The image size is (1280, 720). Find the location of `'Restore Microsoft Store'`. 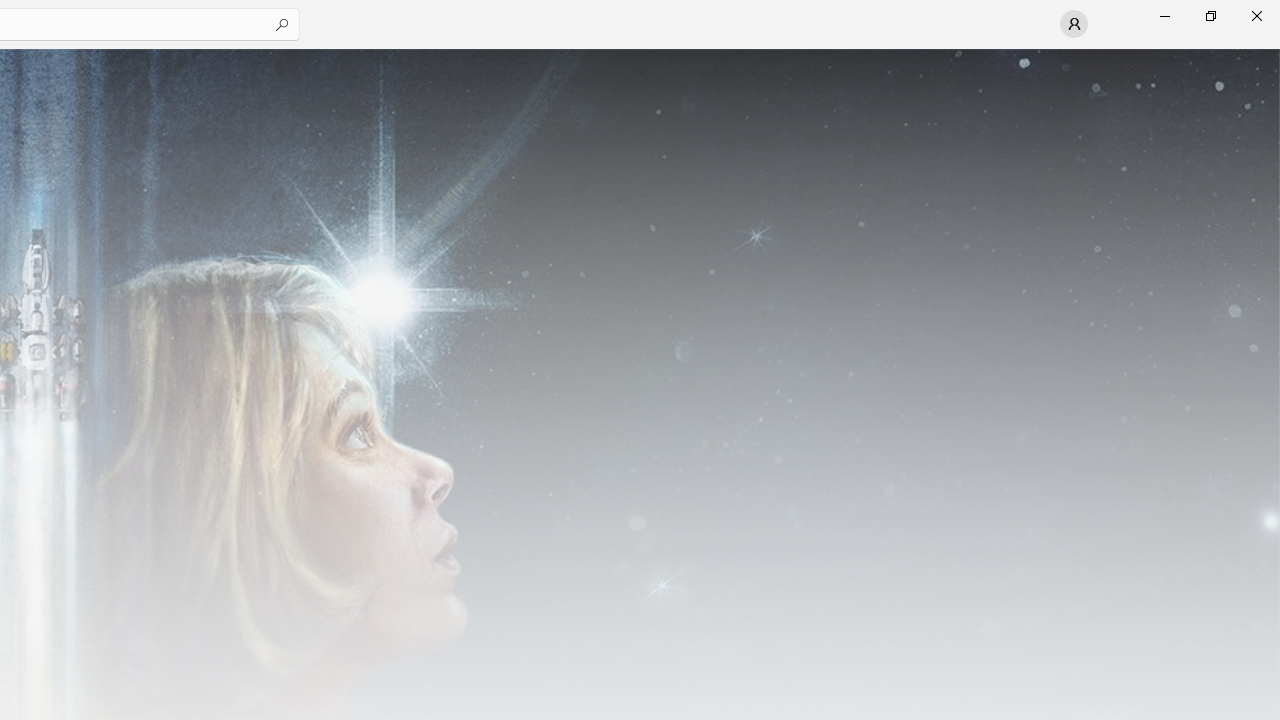

'Restore Microsoft Store' is located at coordinates (1209, 15).